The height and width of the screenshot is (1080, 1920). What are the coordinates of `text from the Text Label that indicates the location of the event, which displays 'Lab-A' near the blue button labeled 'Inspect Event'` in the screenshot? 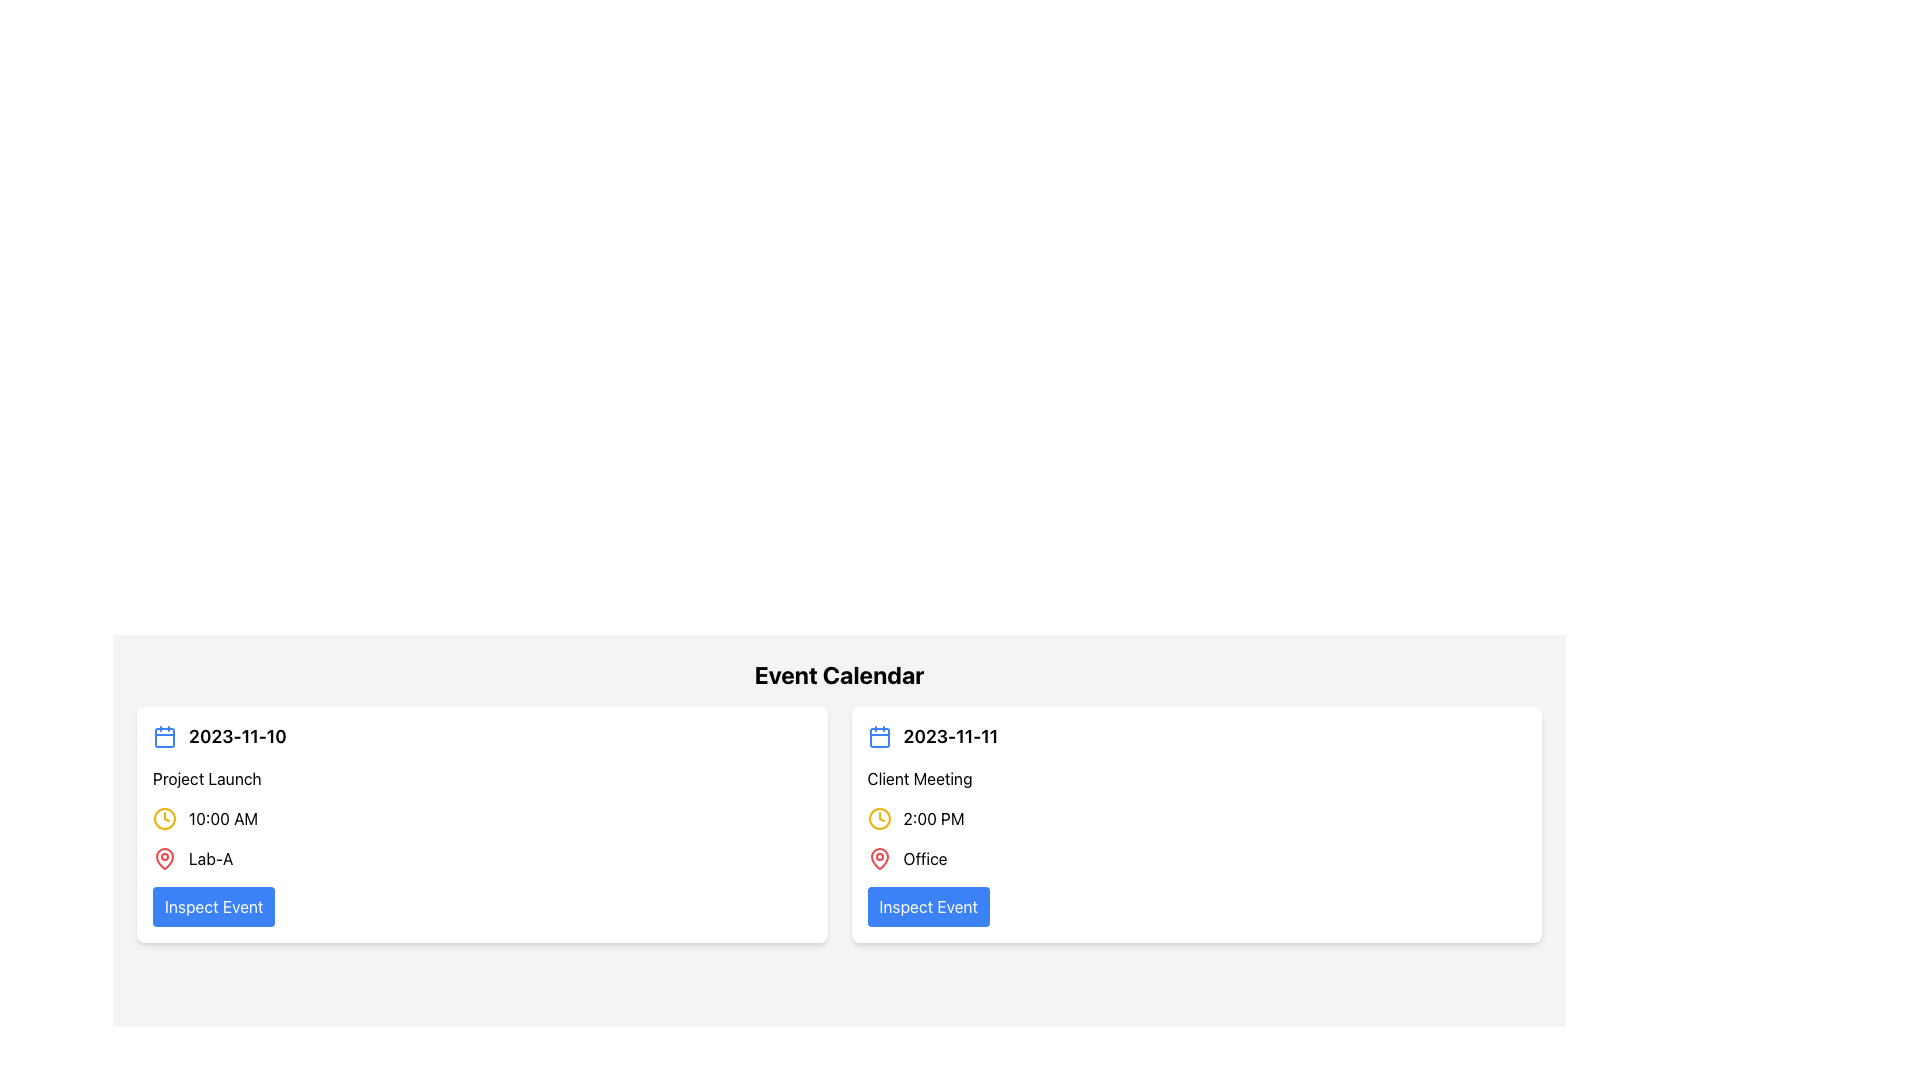 It's located at (211, 858).